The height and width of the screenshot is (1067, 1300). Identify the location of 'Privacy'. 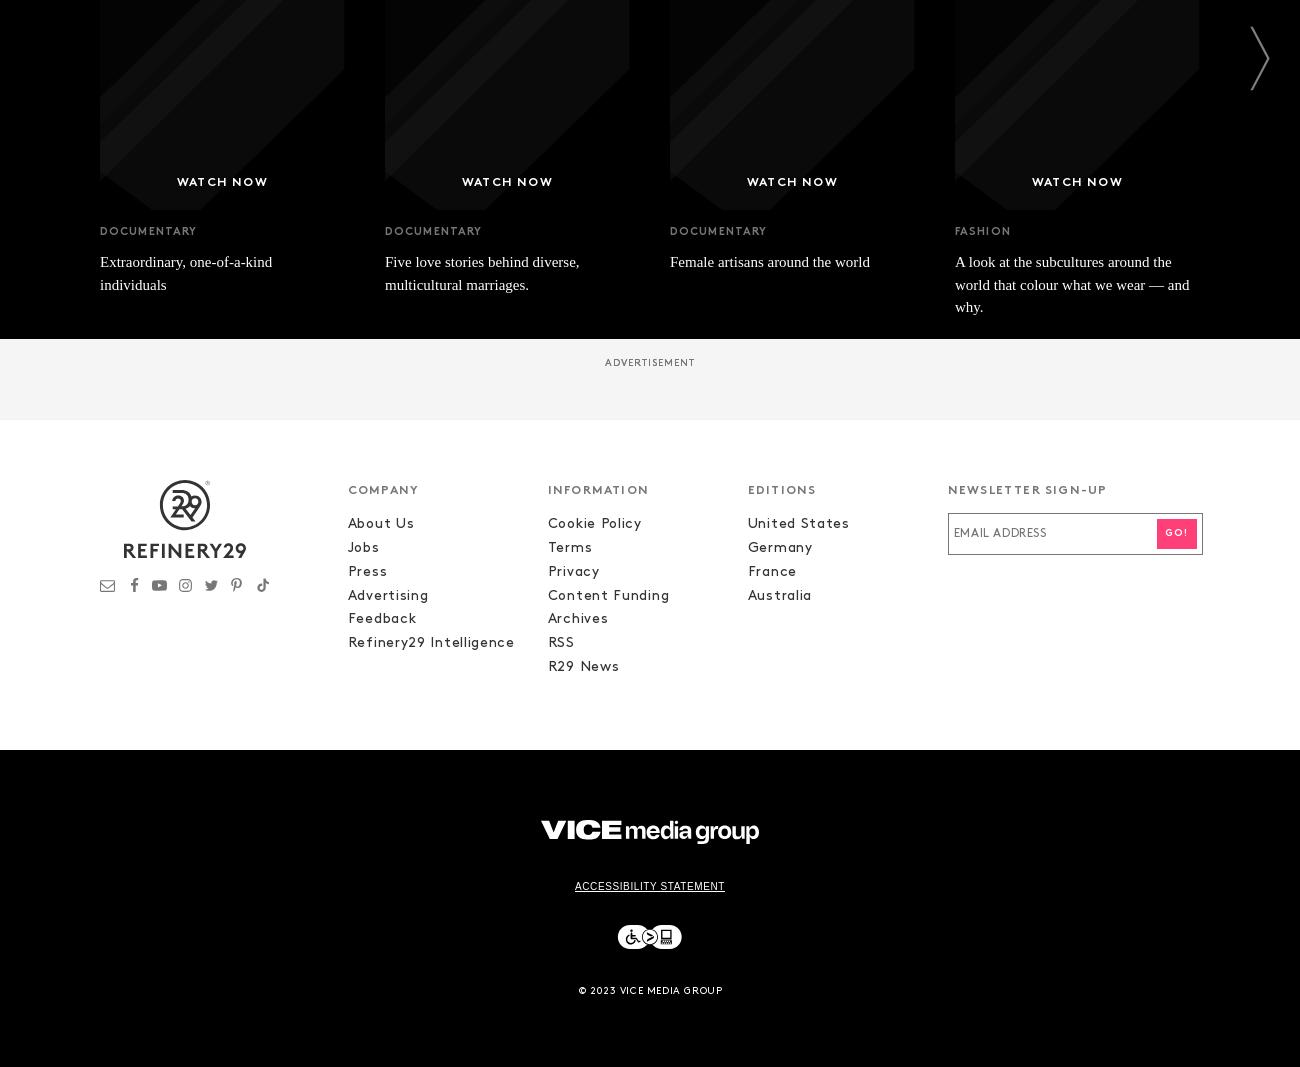
(572, 571).